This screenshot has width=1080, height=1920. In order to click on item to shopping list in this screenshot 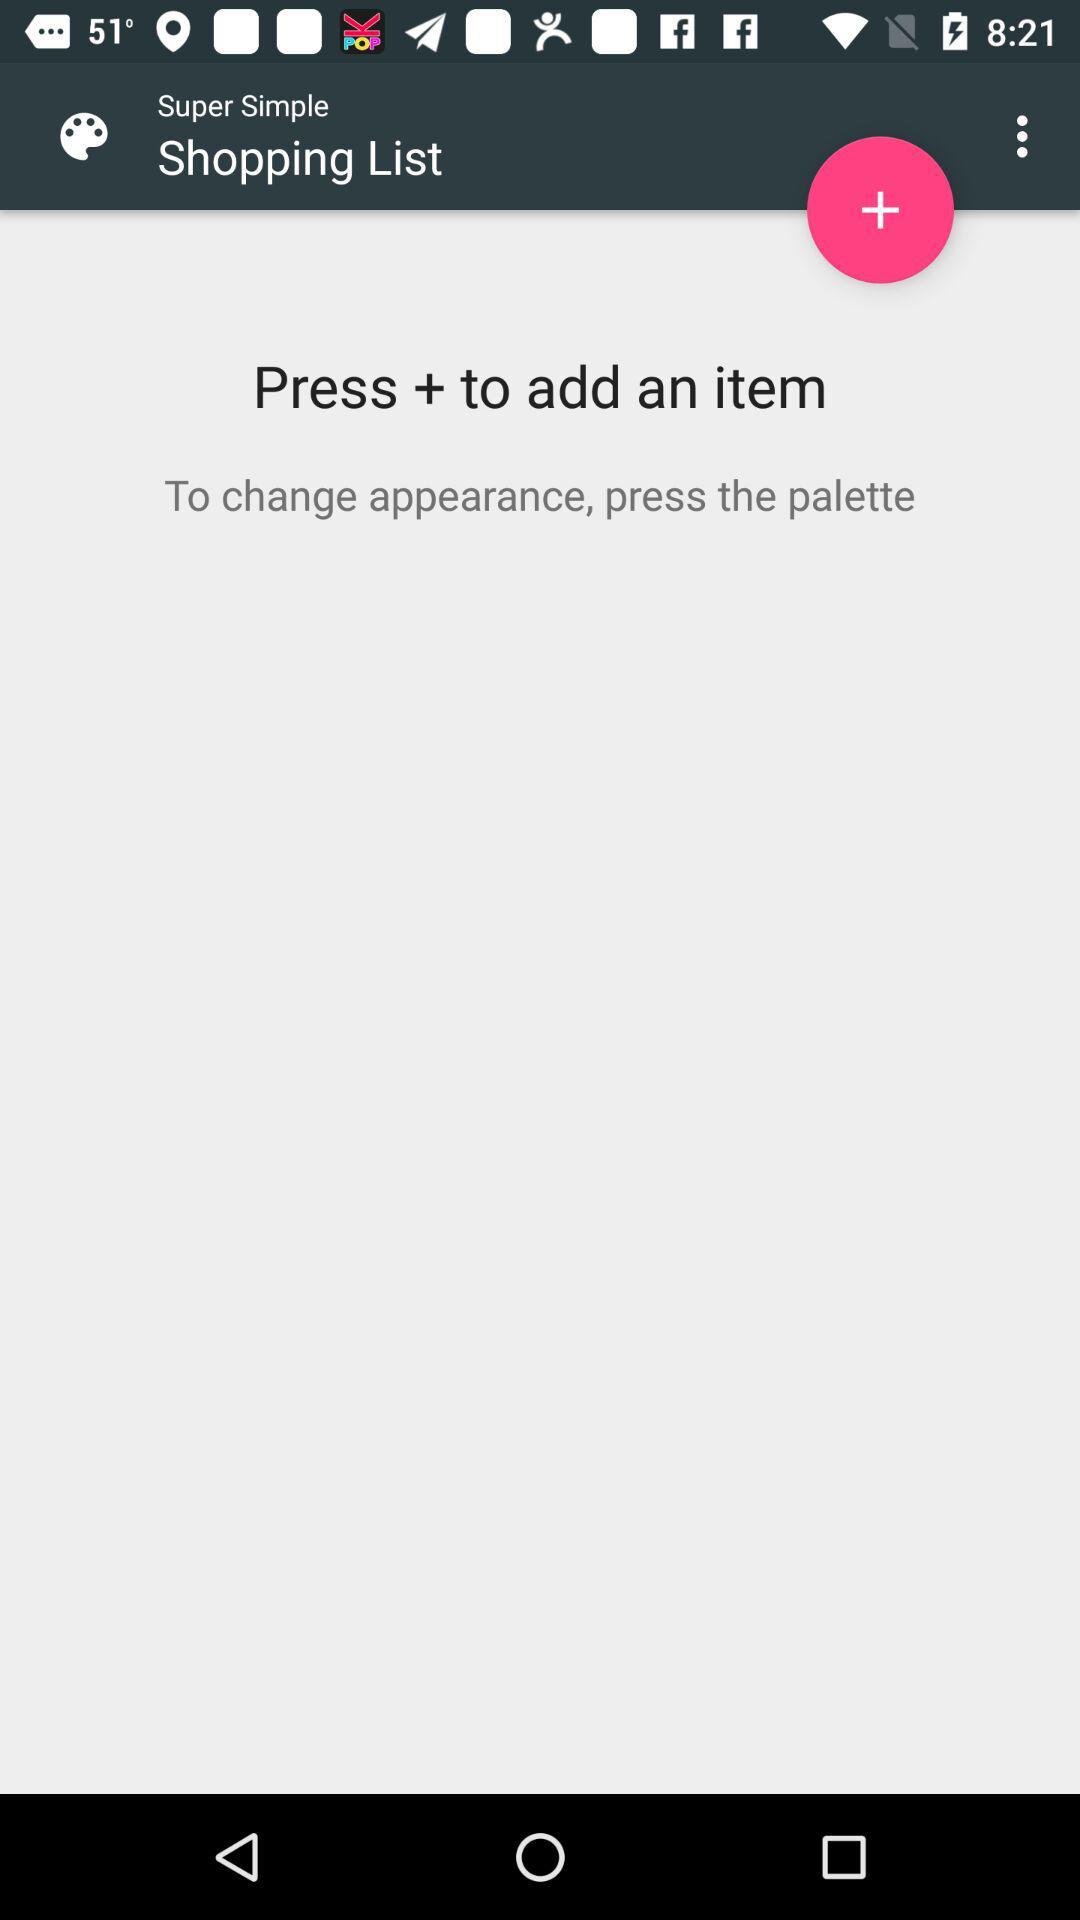, I will do `click(879, 210)`.